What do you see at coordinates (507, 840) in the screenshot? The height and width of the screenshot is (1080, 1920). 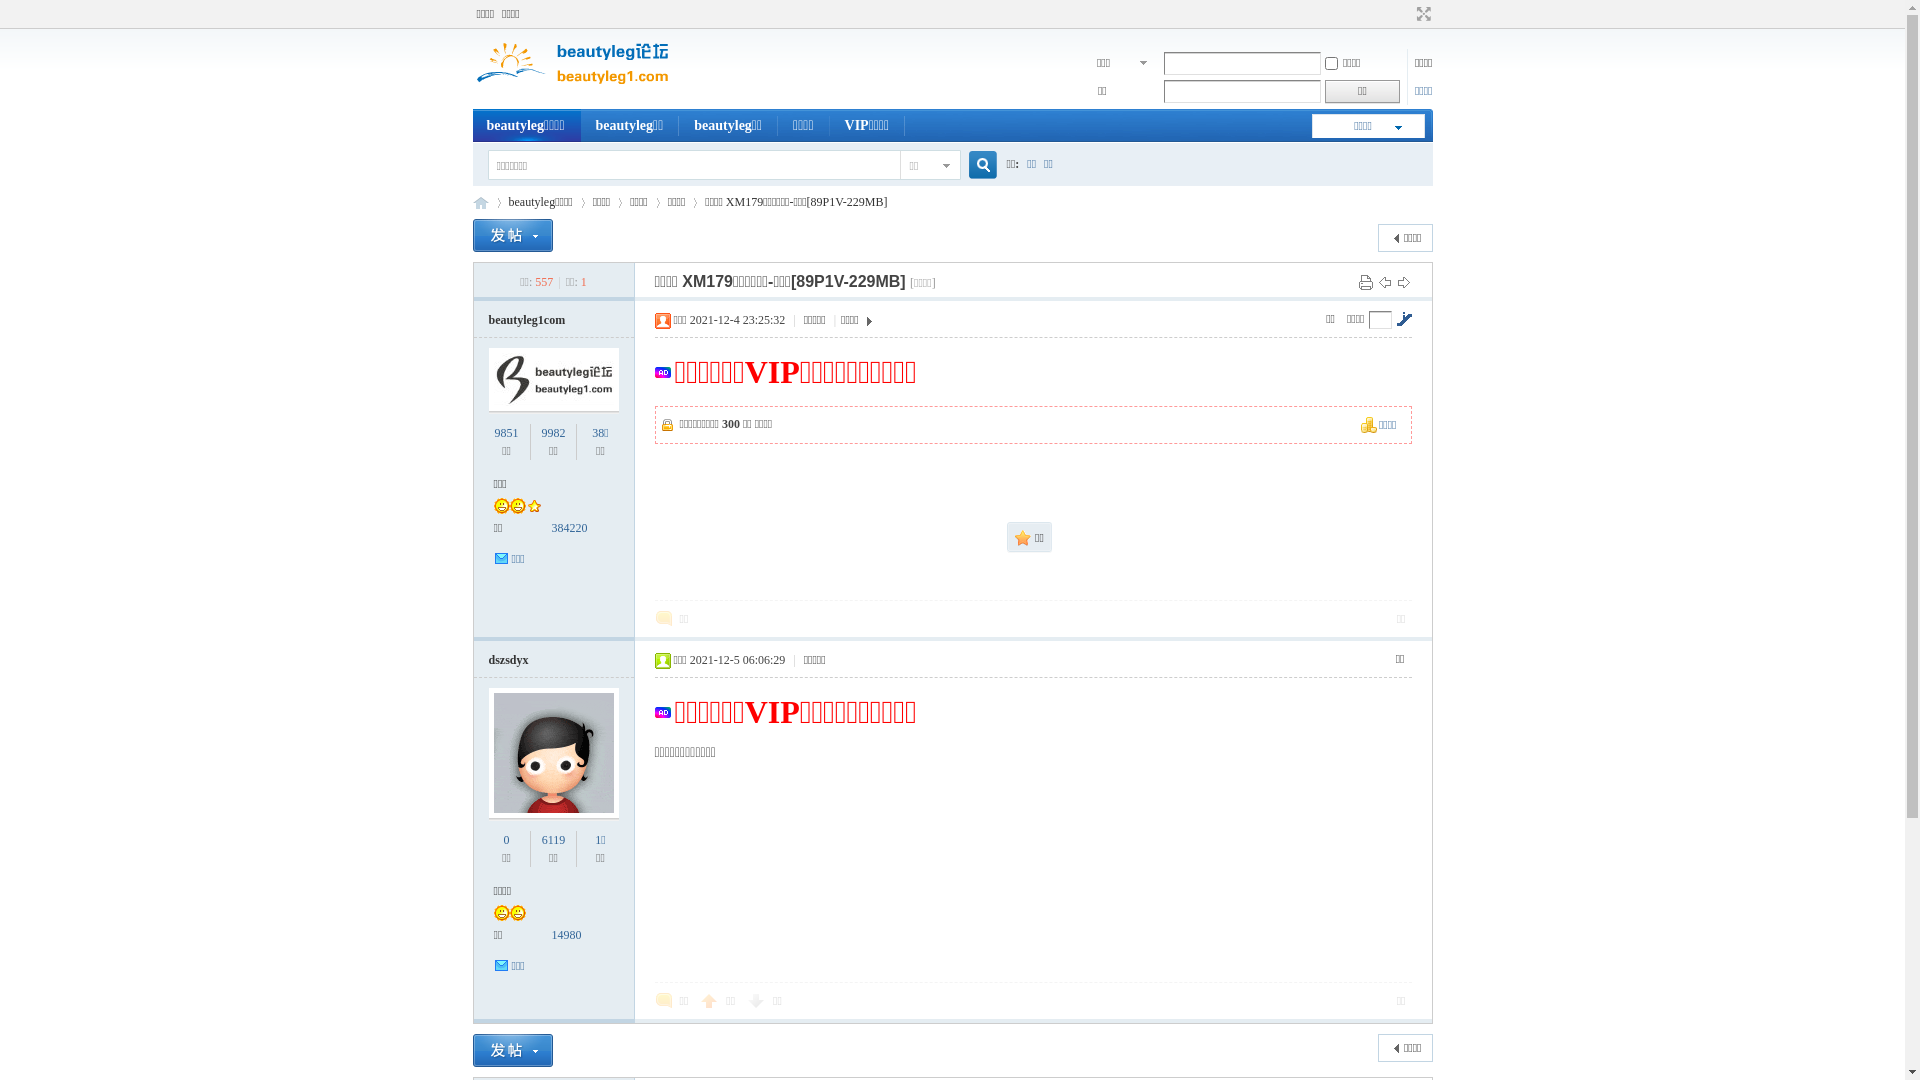 I see `'0'` at bounding box center [507, 840].